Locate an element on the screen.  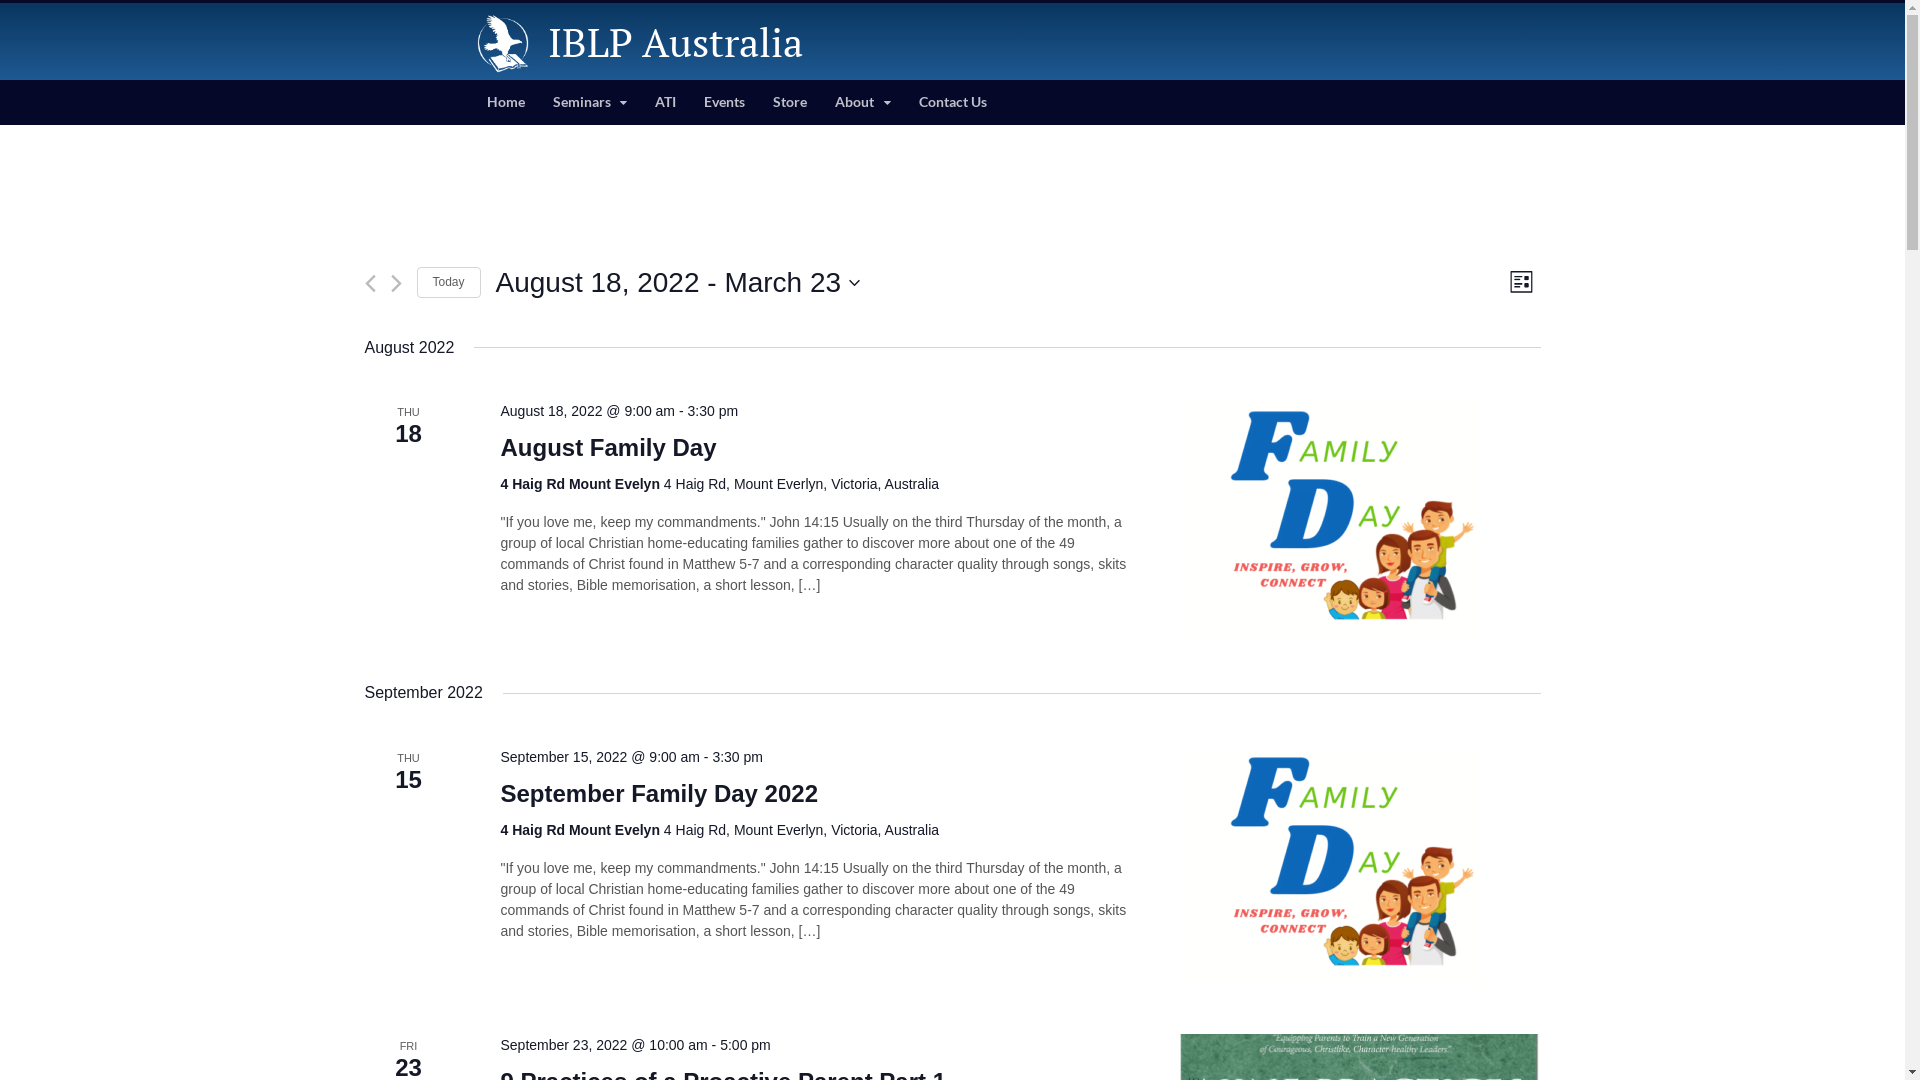
'Seminars' is located at coordinates (588, 102).